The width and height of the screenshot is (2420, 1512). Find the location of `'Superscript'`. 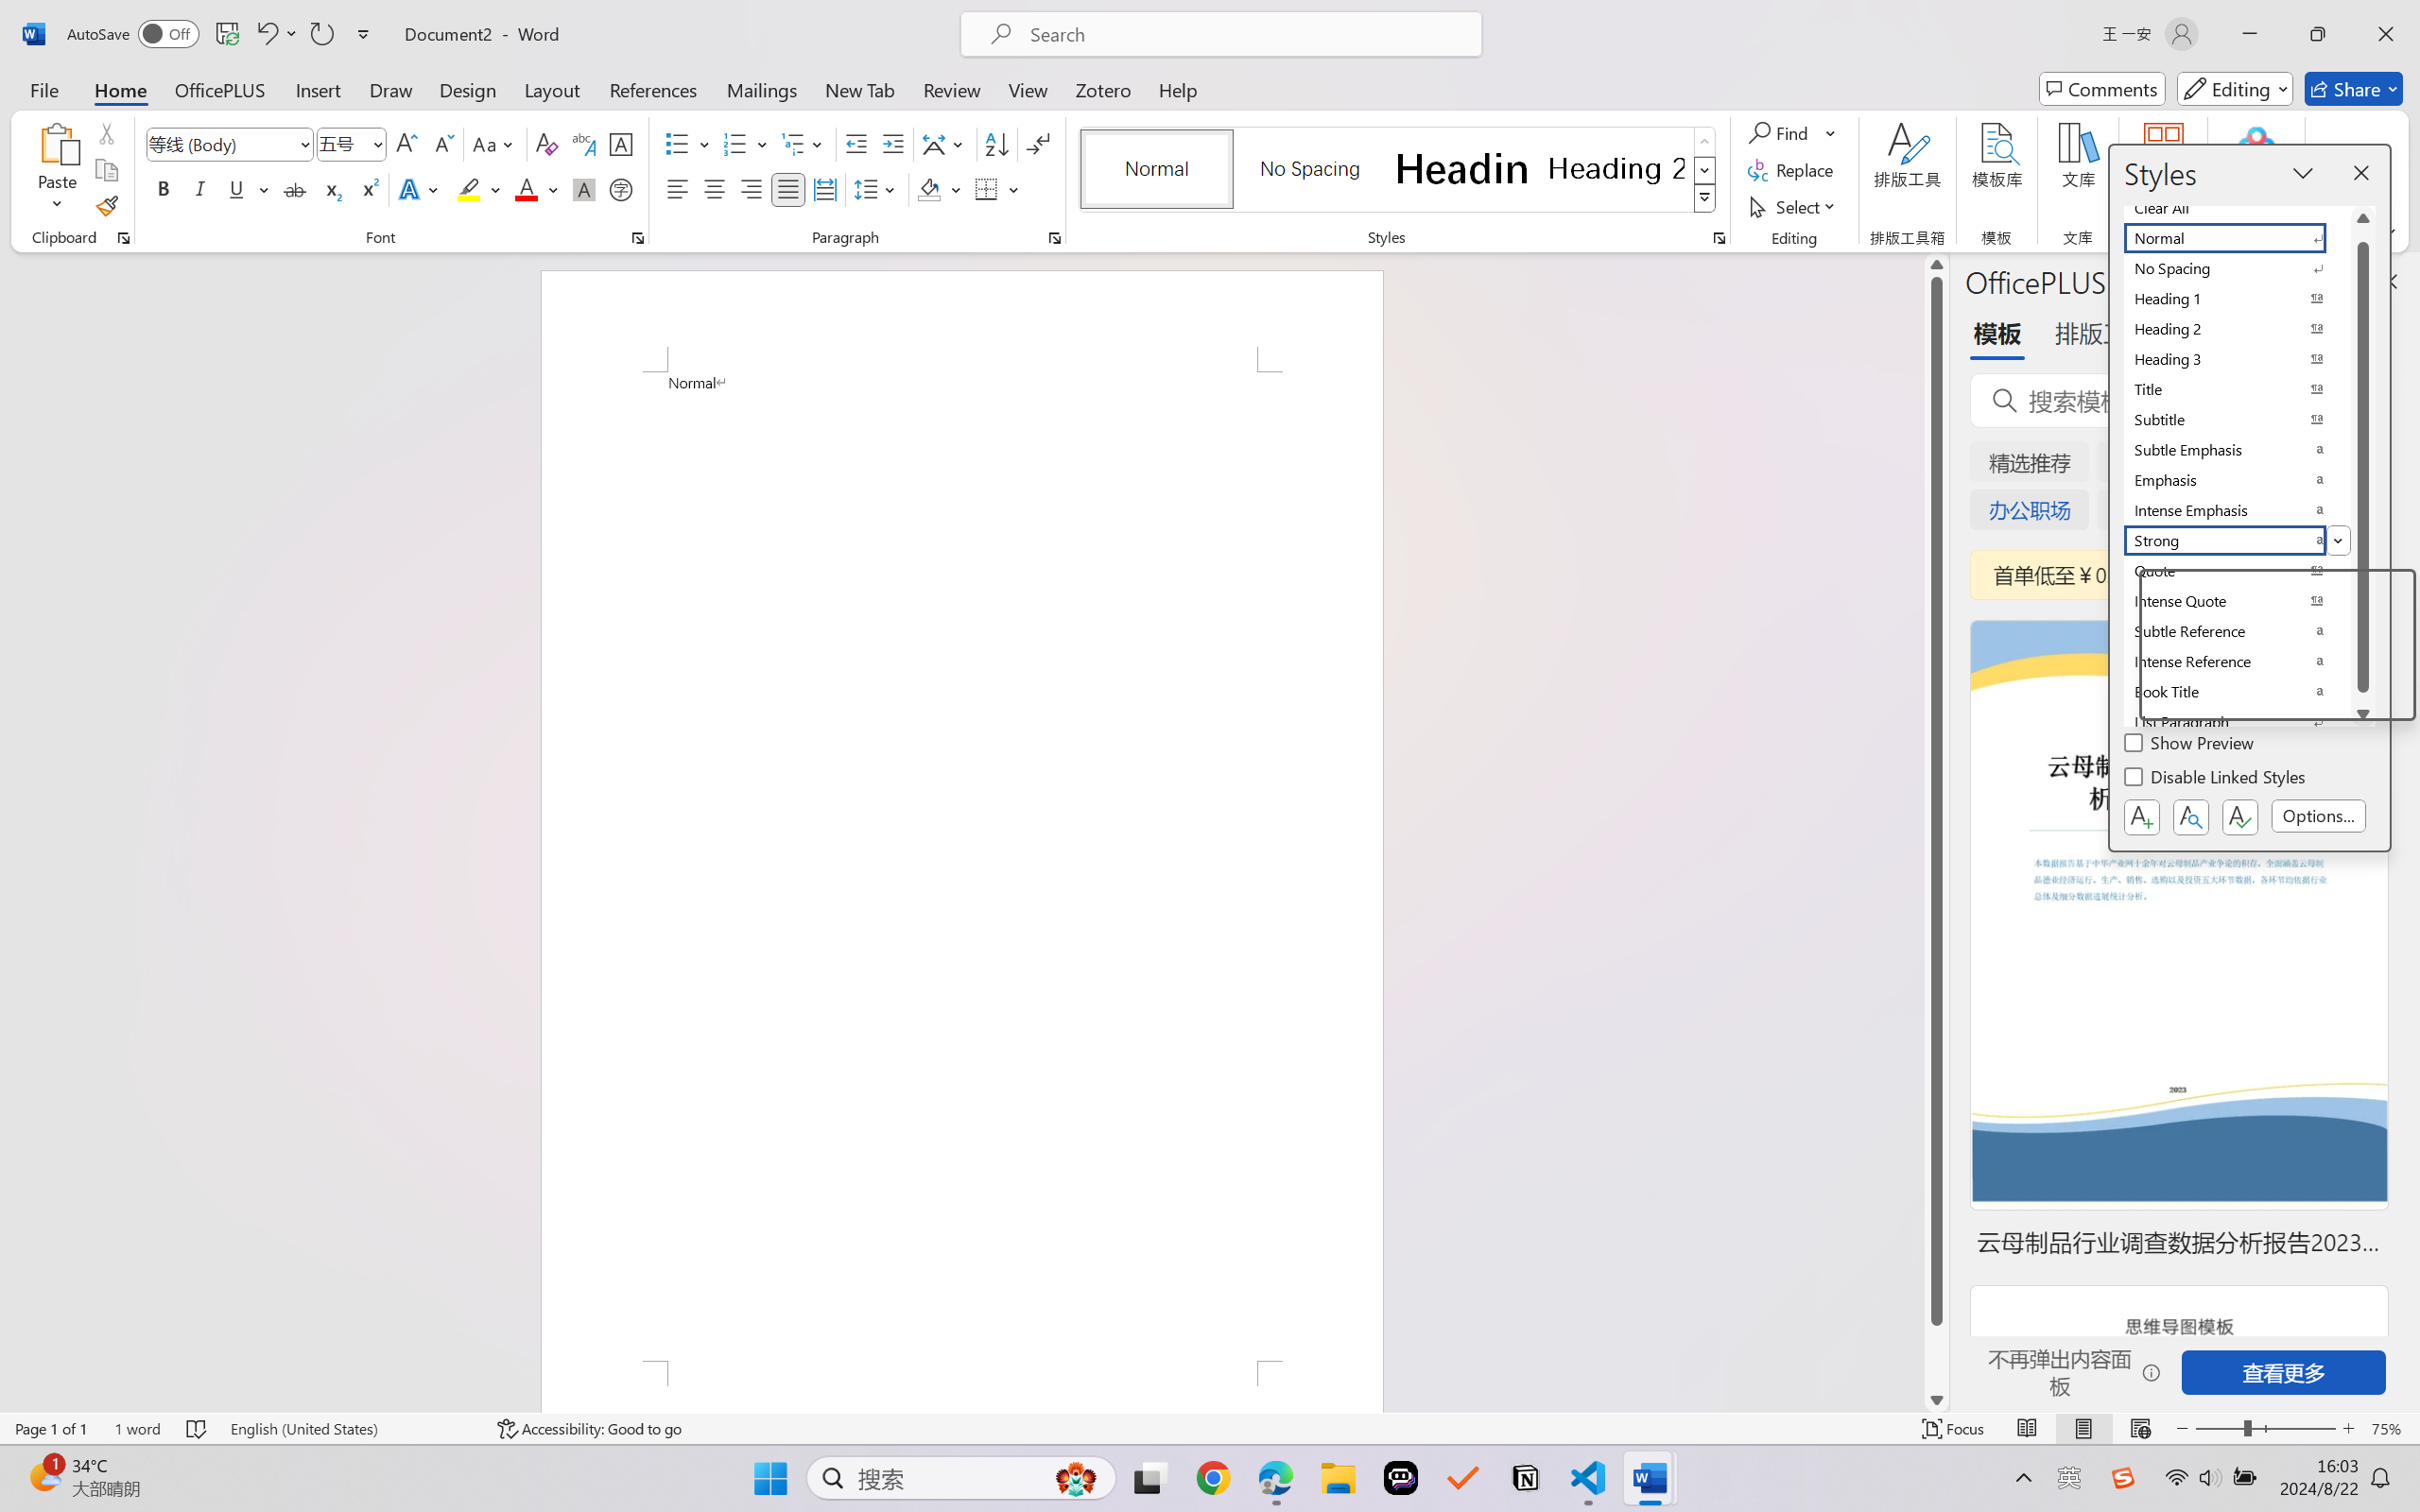

'Superscript' is located at coordinates (367, 188).